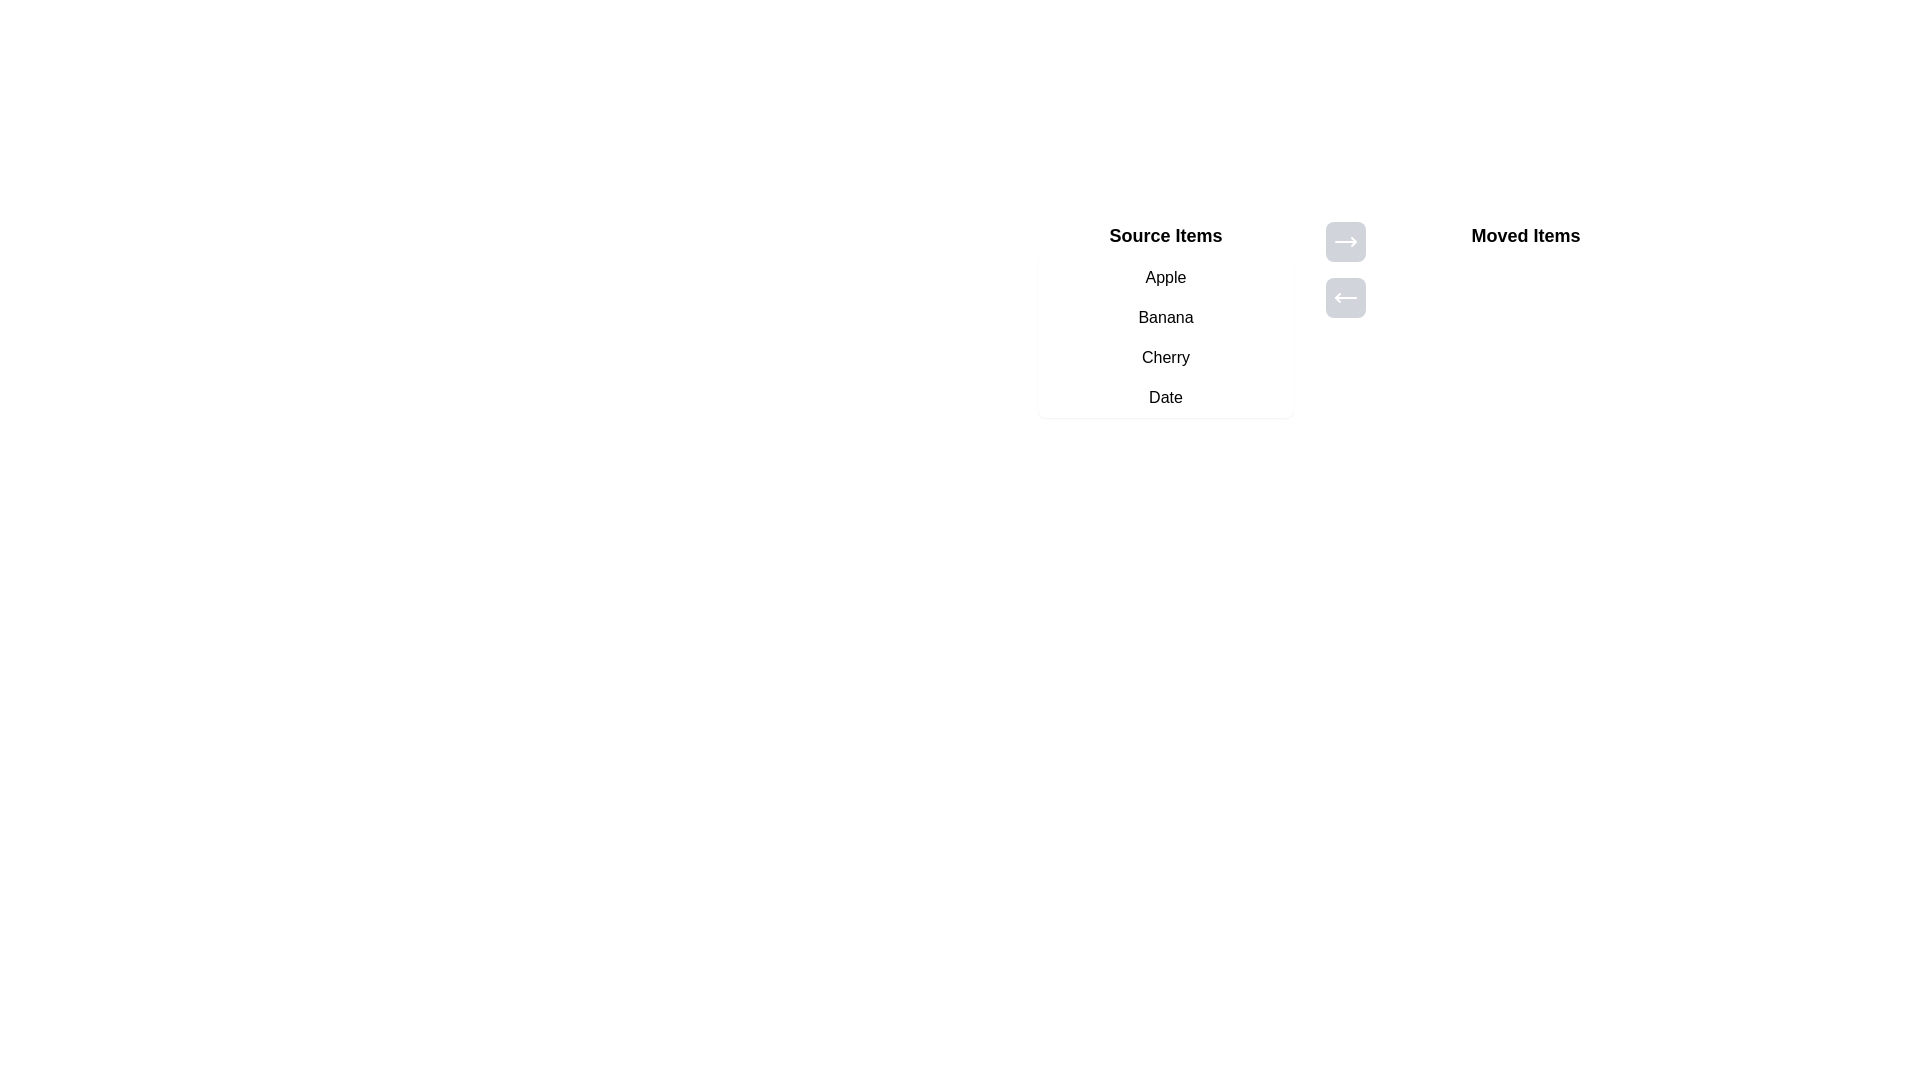 This screenshot has width=1920, height=1080. Describe the element at coordinates (1166, 357) in the screenshot. I see `the third list item with the text 'Cherry' located under the 'Source Items' heading to trigger the hover effect` at that location.